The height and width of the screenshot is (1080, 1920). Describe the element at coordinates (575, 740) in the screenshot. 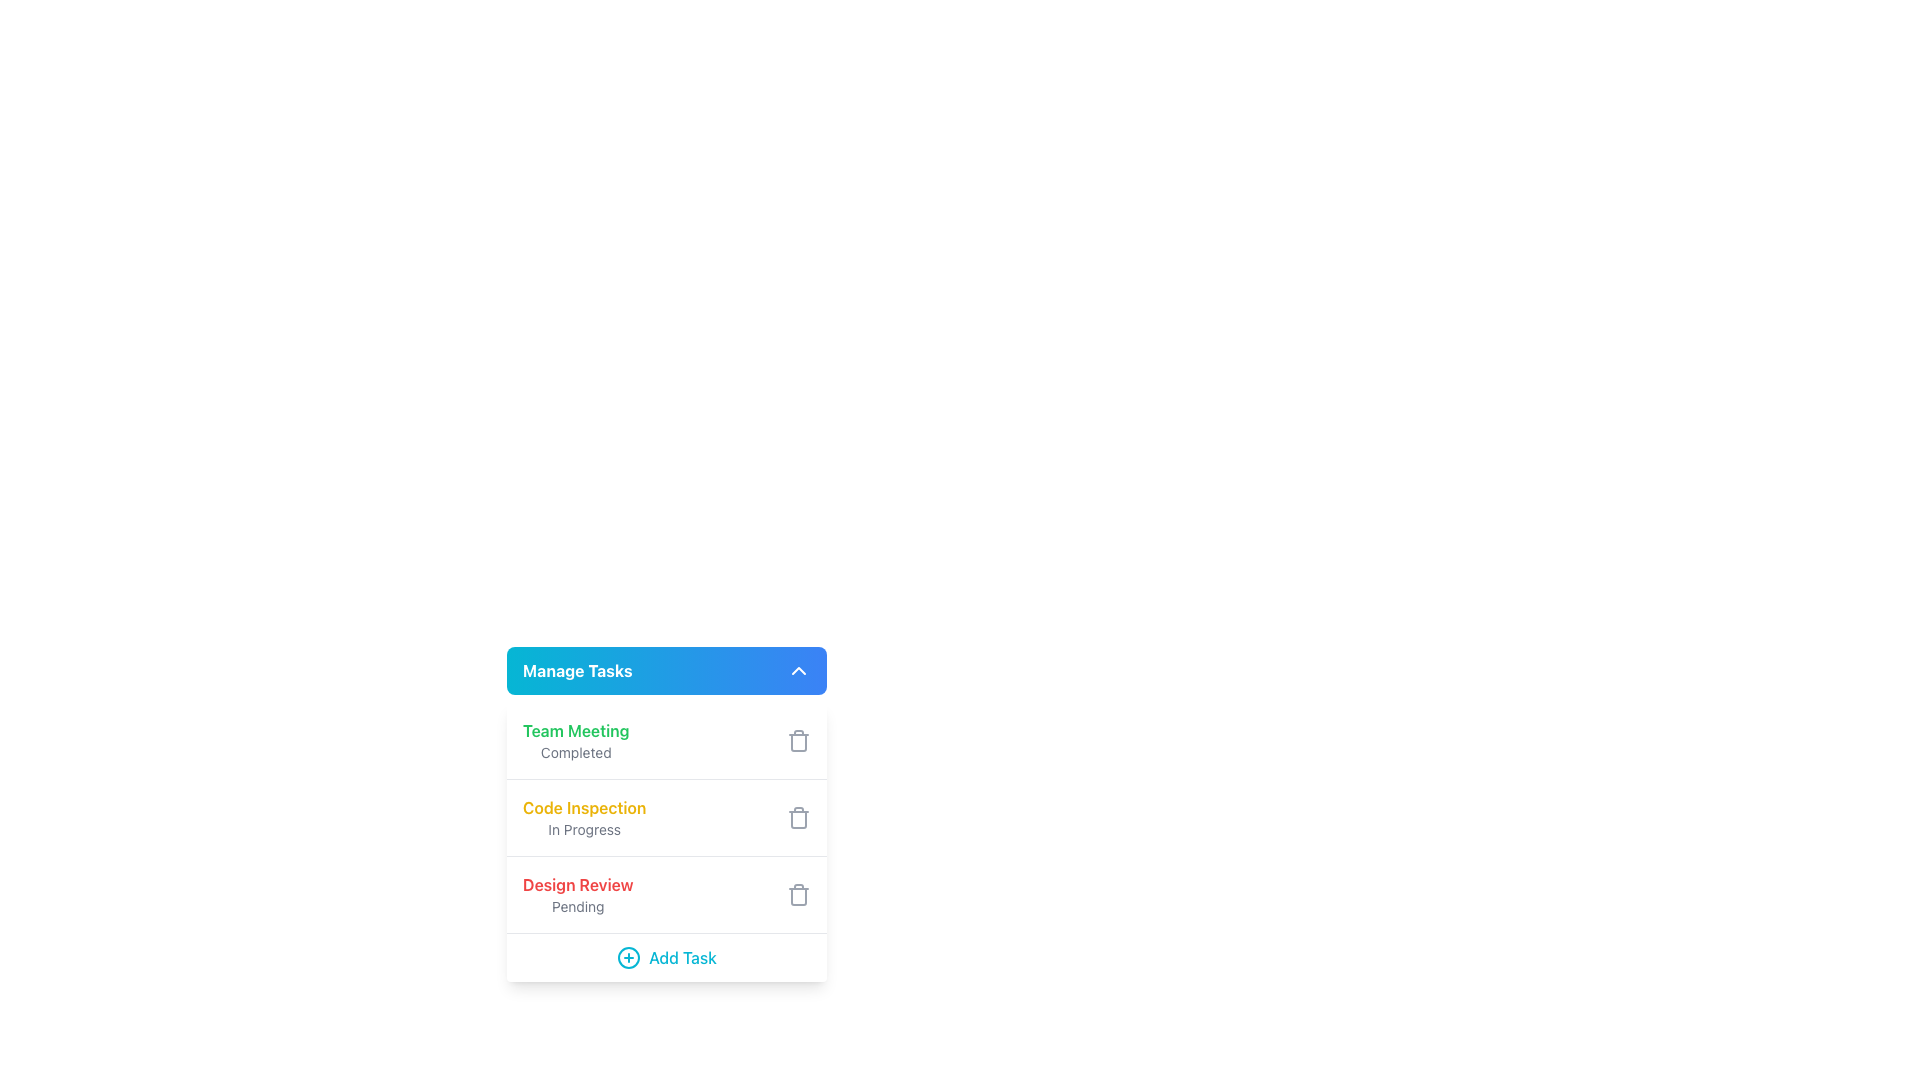

I see `the static informational text element displaying 'Team Meeting' and its status 'Completed', which is the first task item in the task list under 'Manage Tasks'` at that location.